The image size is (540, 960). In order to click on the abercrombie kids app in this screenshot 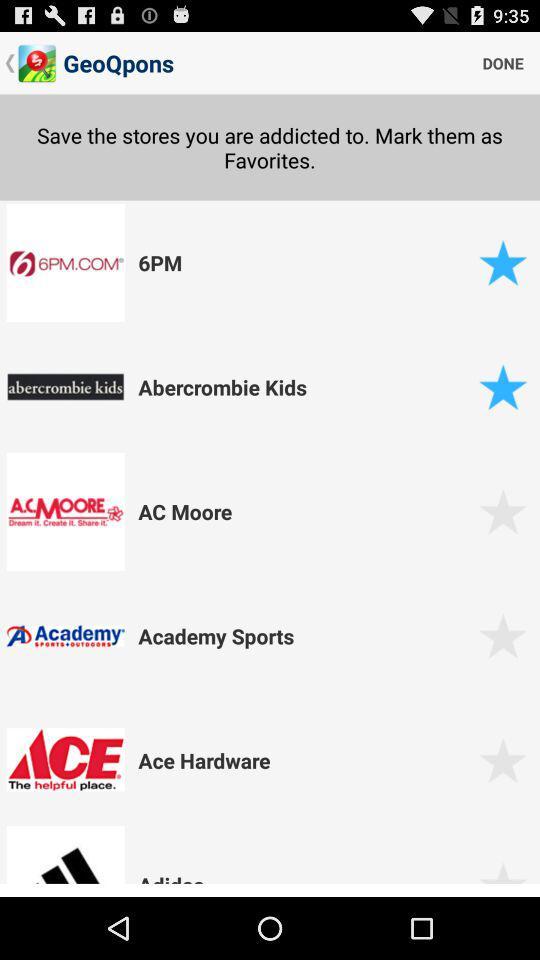, I will do `click(305, 385)`.